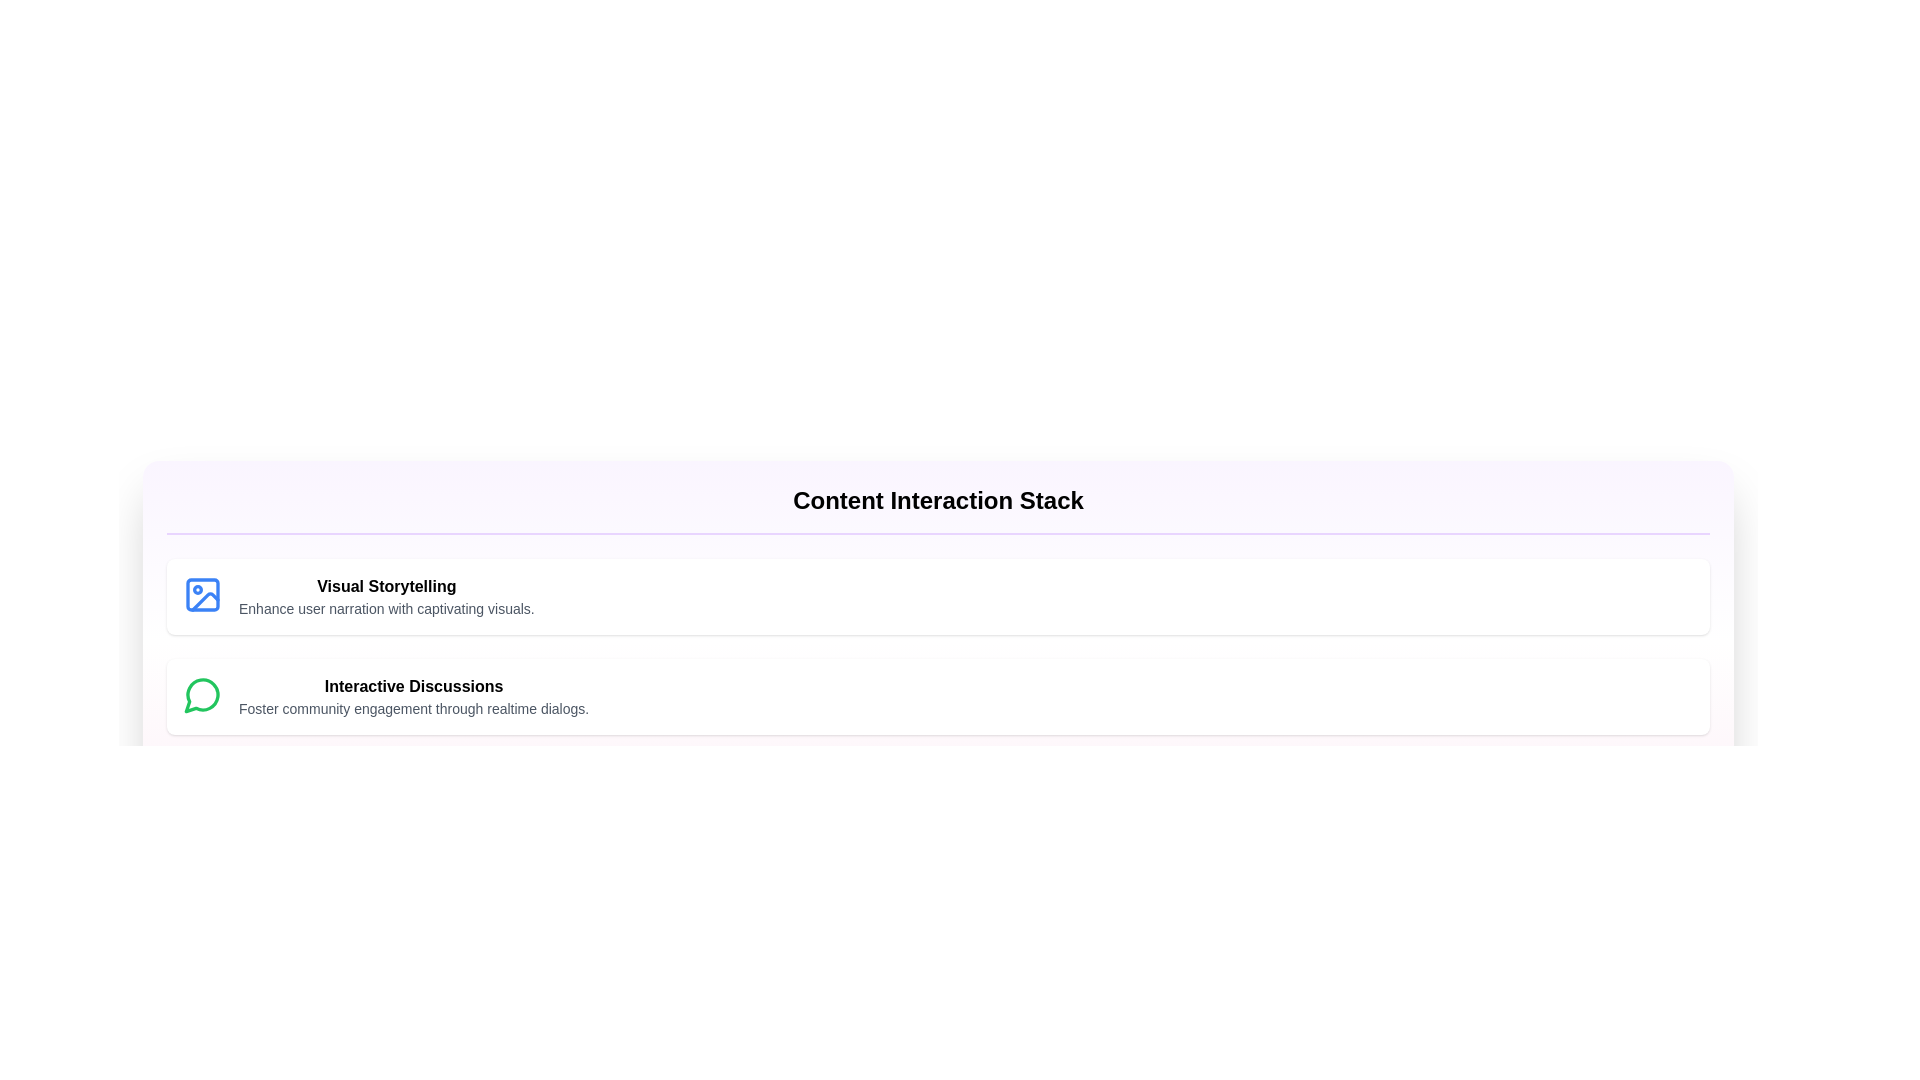  I want to click on the text label that reads 'Interactive Discussions.', so click(413, 685).